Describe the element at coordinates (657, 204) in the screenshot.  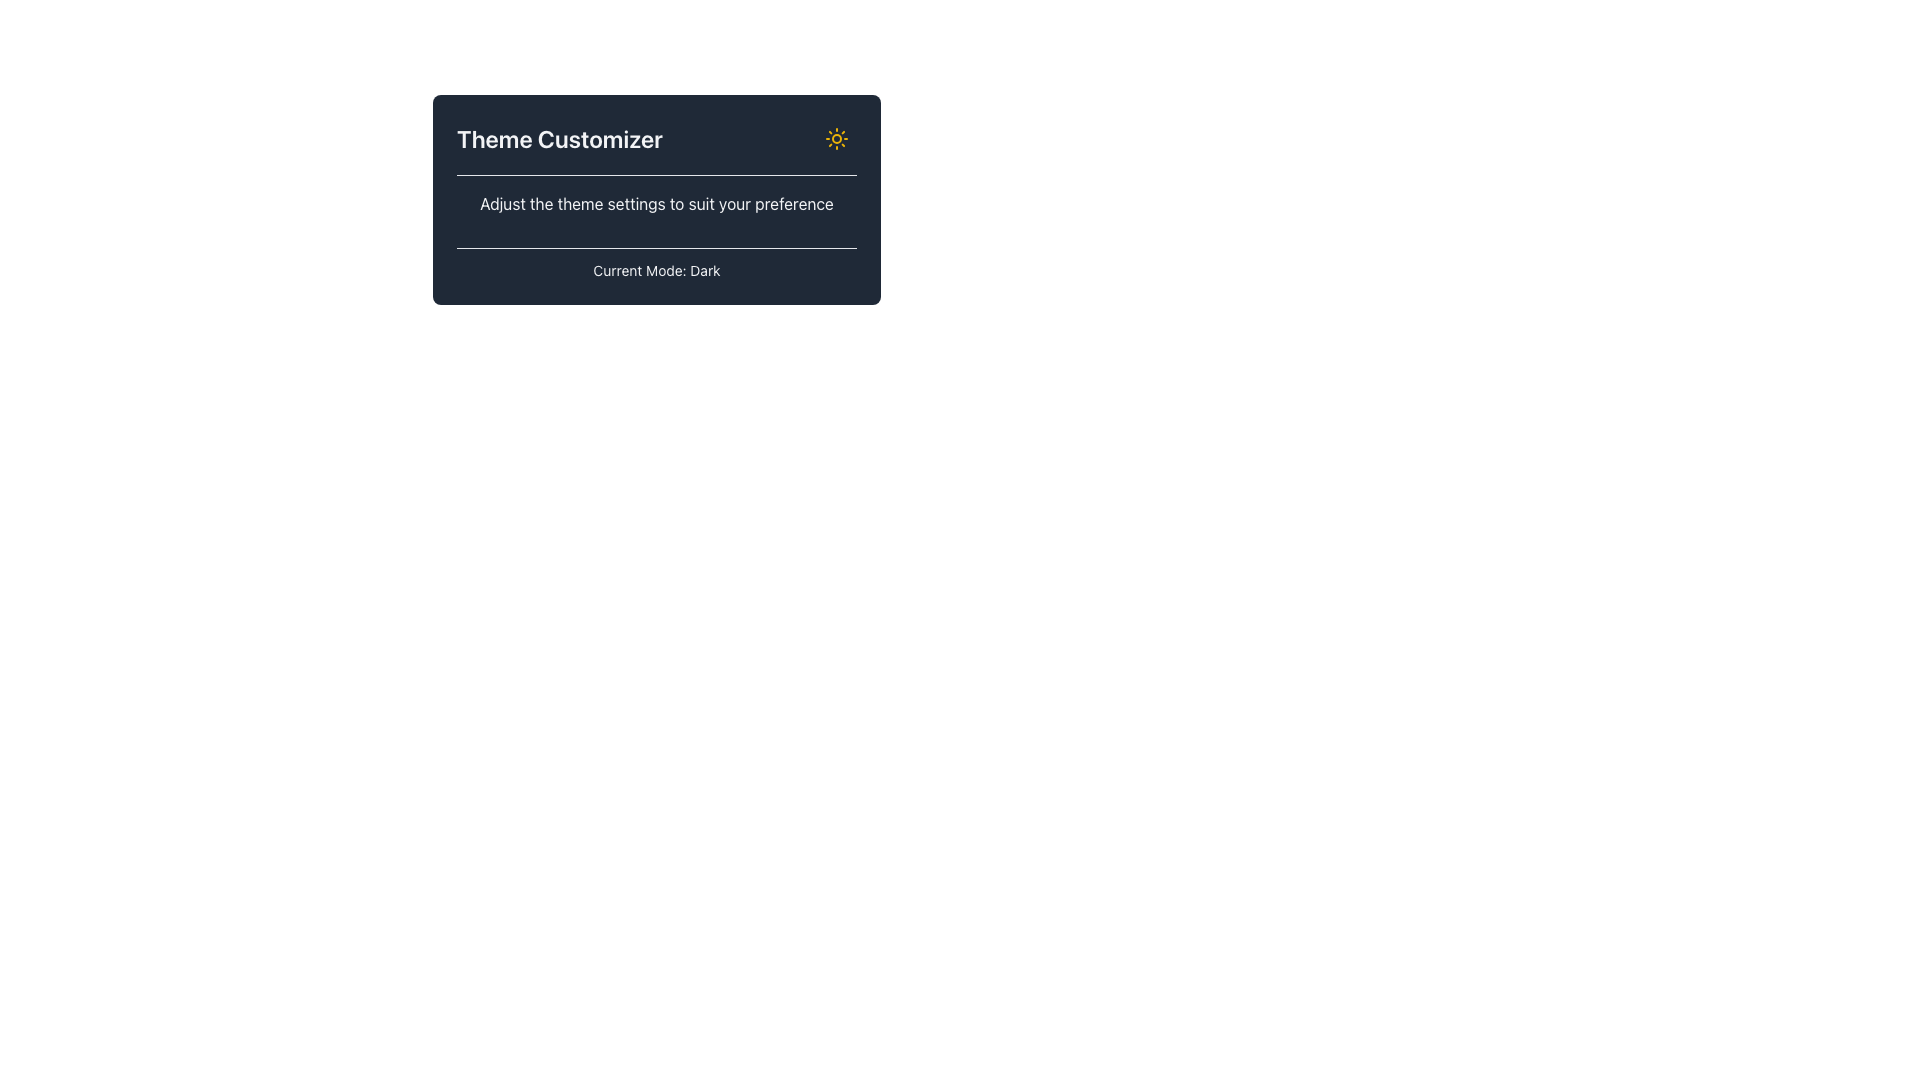
I see `the static text label that provides guidance for adjusting theme settings in the 'Theme Customizer' panel` at that location.